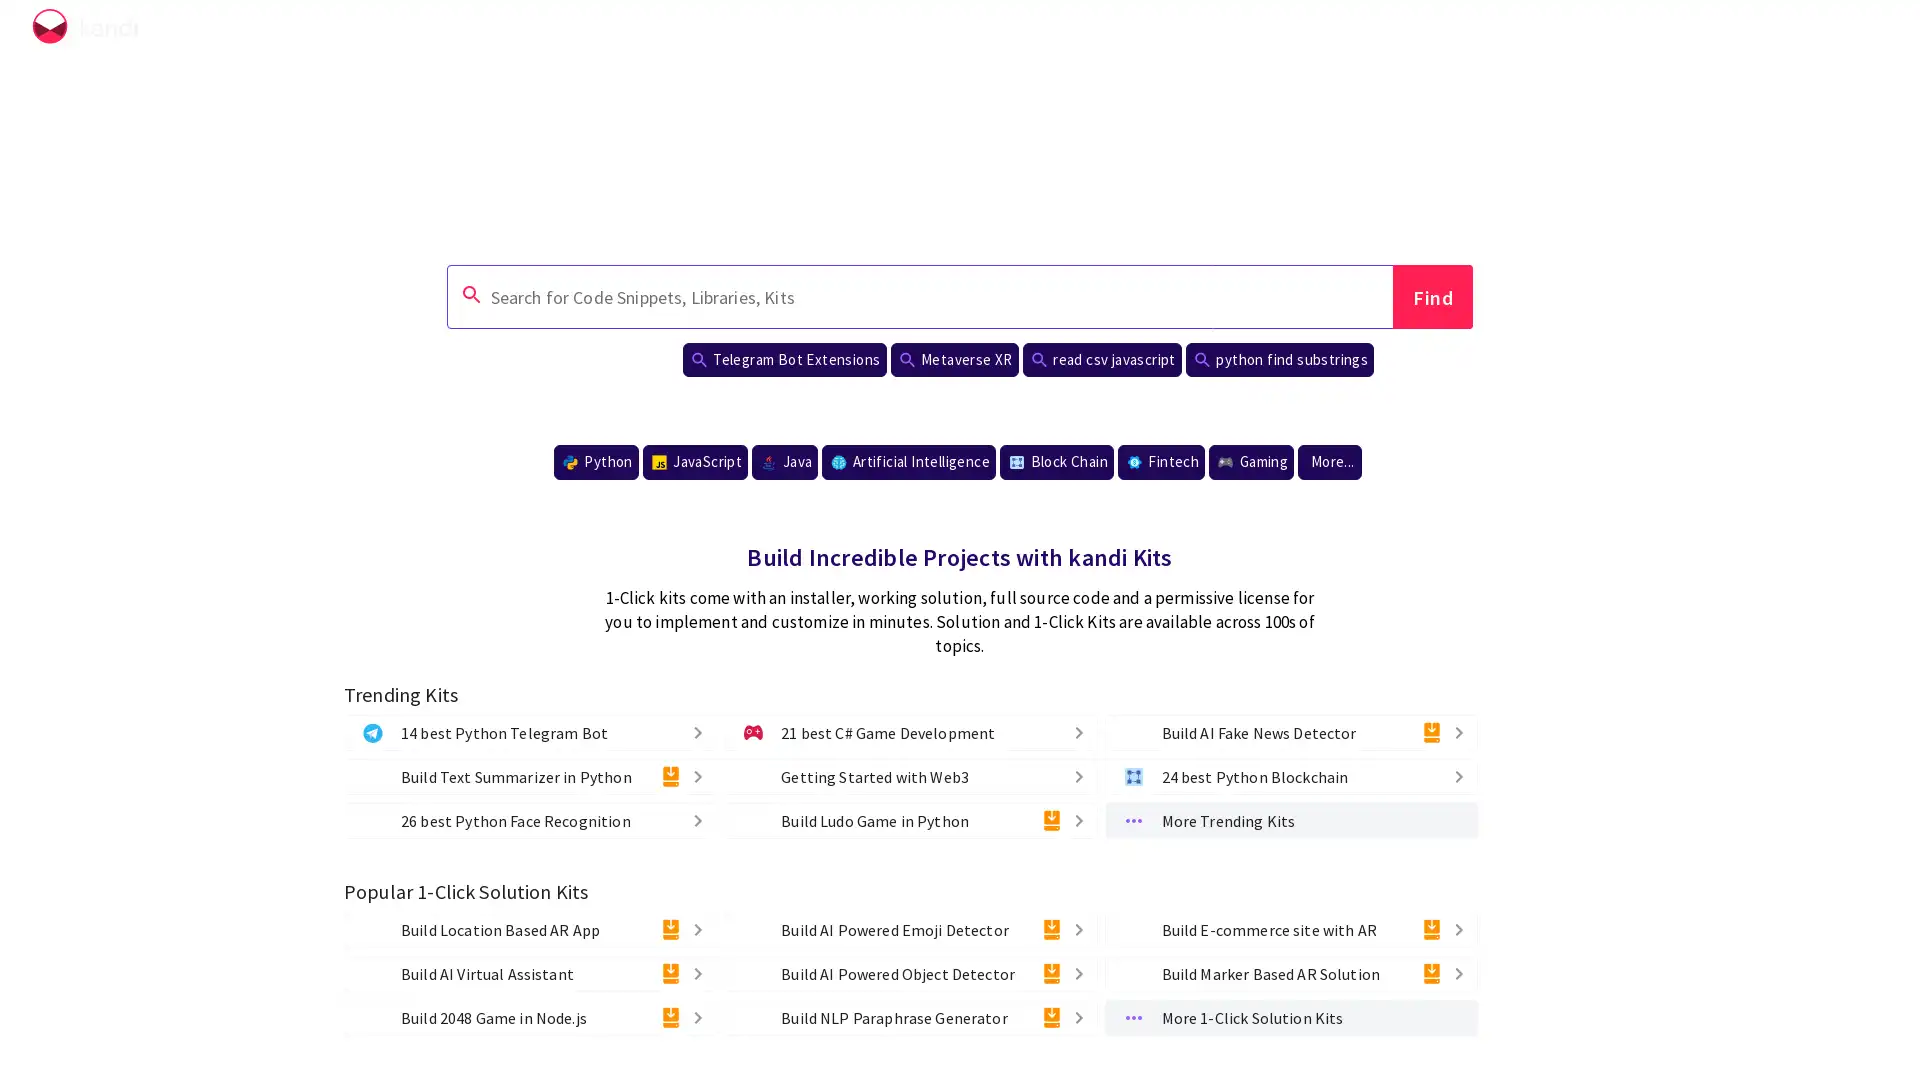 This screenshot has width=1920, height=1080. What do you see at coordinates (671, 774) in the screenshot?
I see `delete` at bounding box center [671, 774].